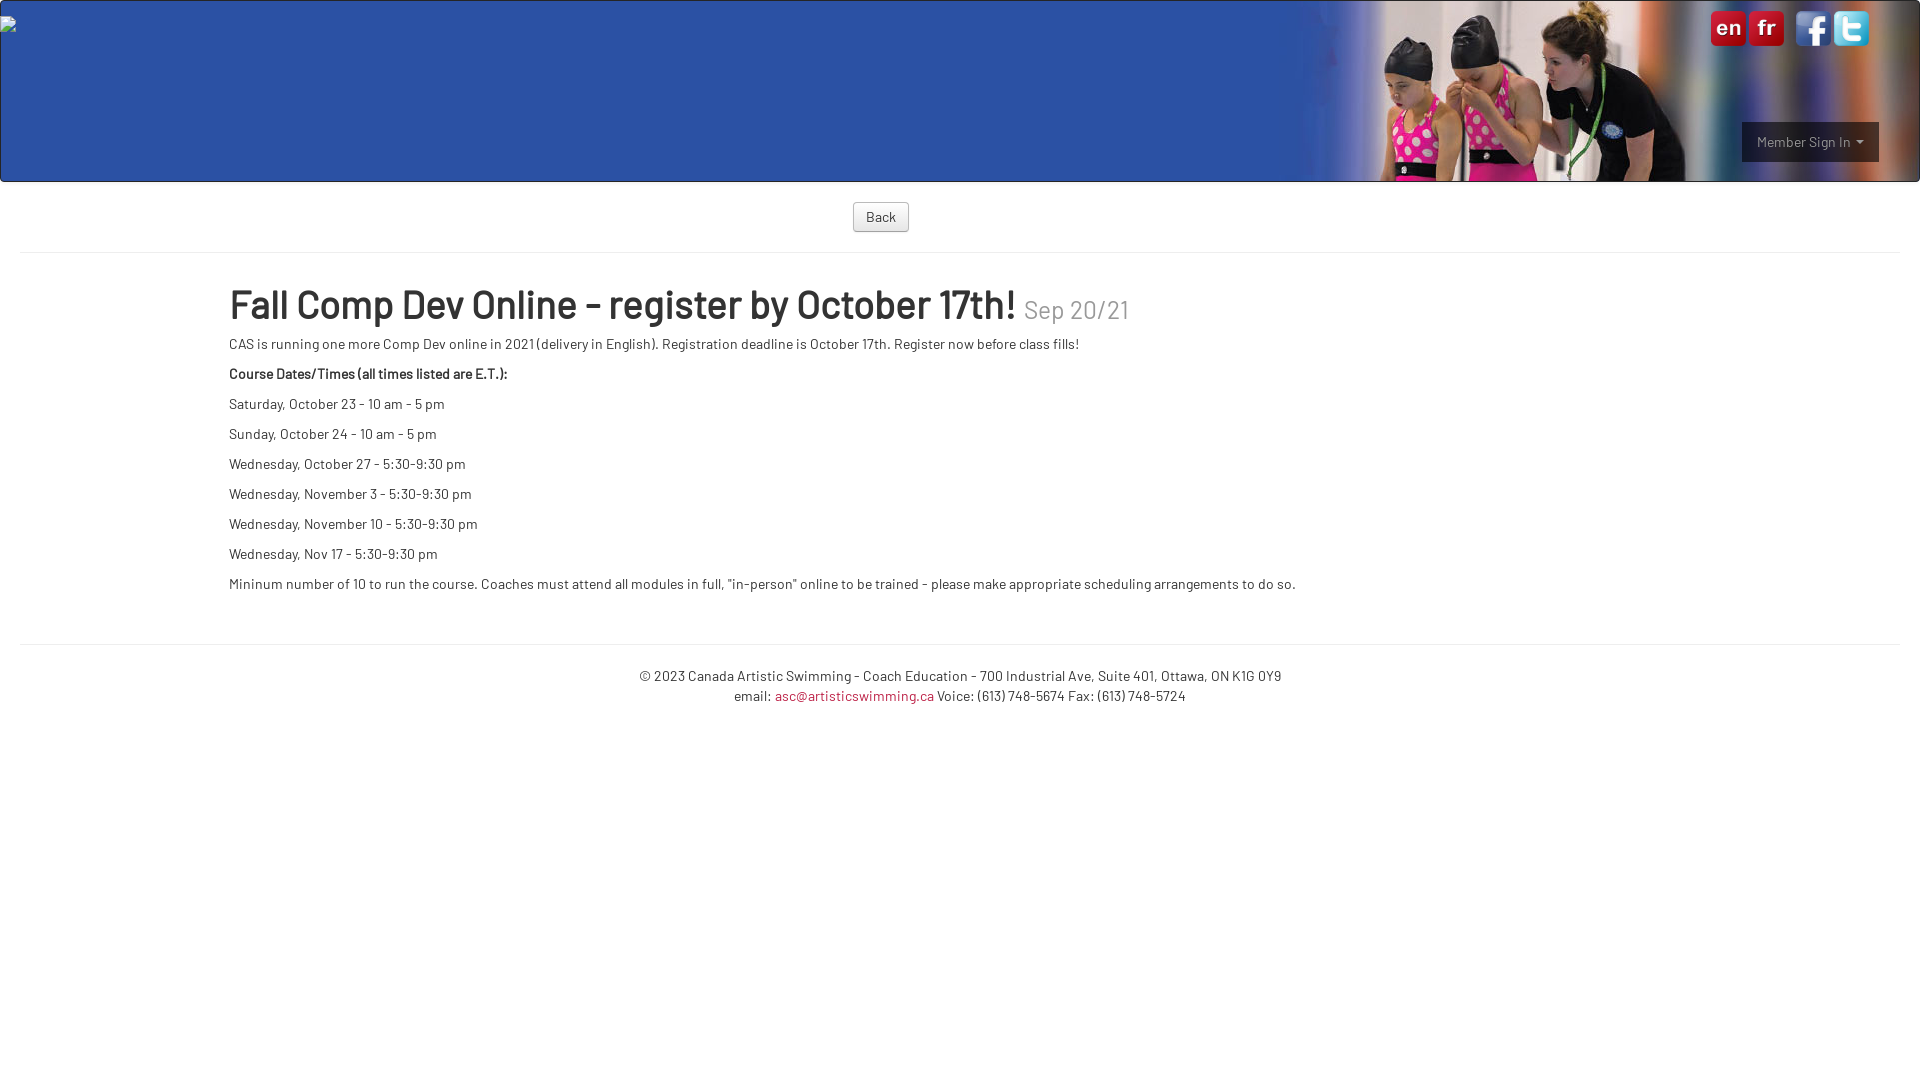 This screenshot has height=1080, width=1920. I want to click on 'Back', so click(880, 216).